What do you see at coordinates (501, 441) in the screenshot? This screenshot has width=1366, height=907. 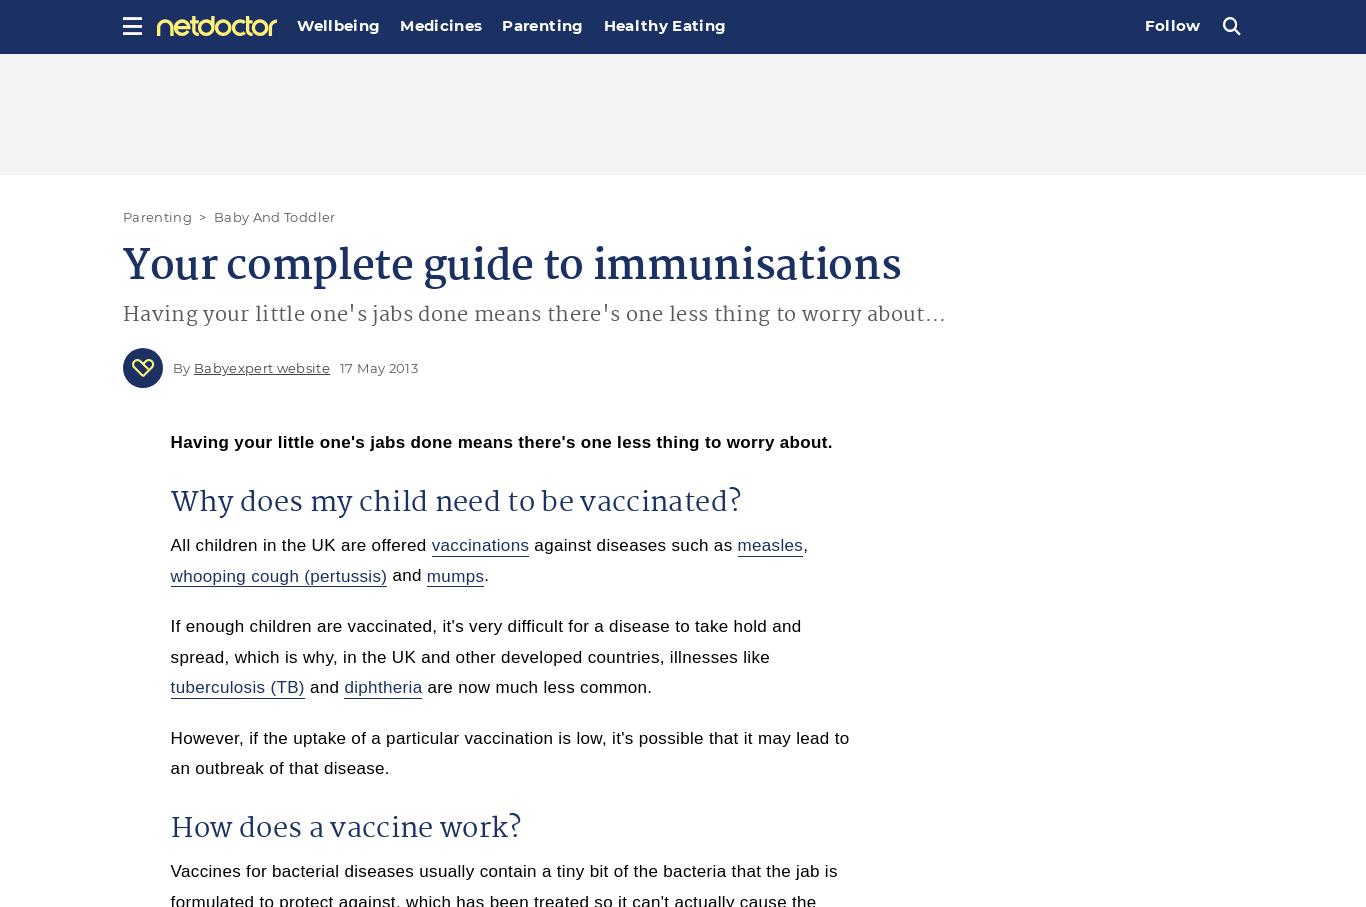 I see `'Having your little one's jabs done means there's one less thing to worry about.'` at bounding box center [501, 441].